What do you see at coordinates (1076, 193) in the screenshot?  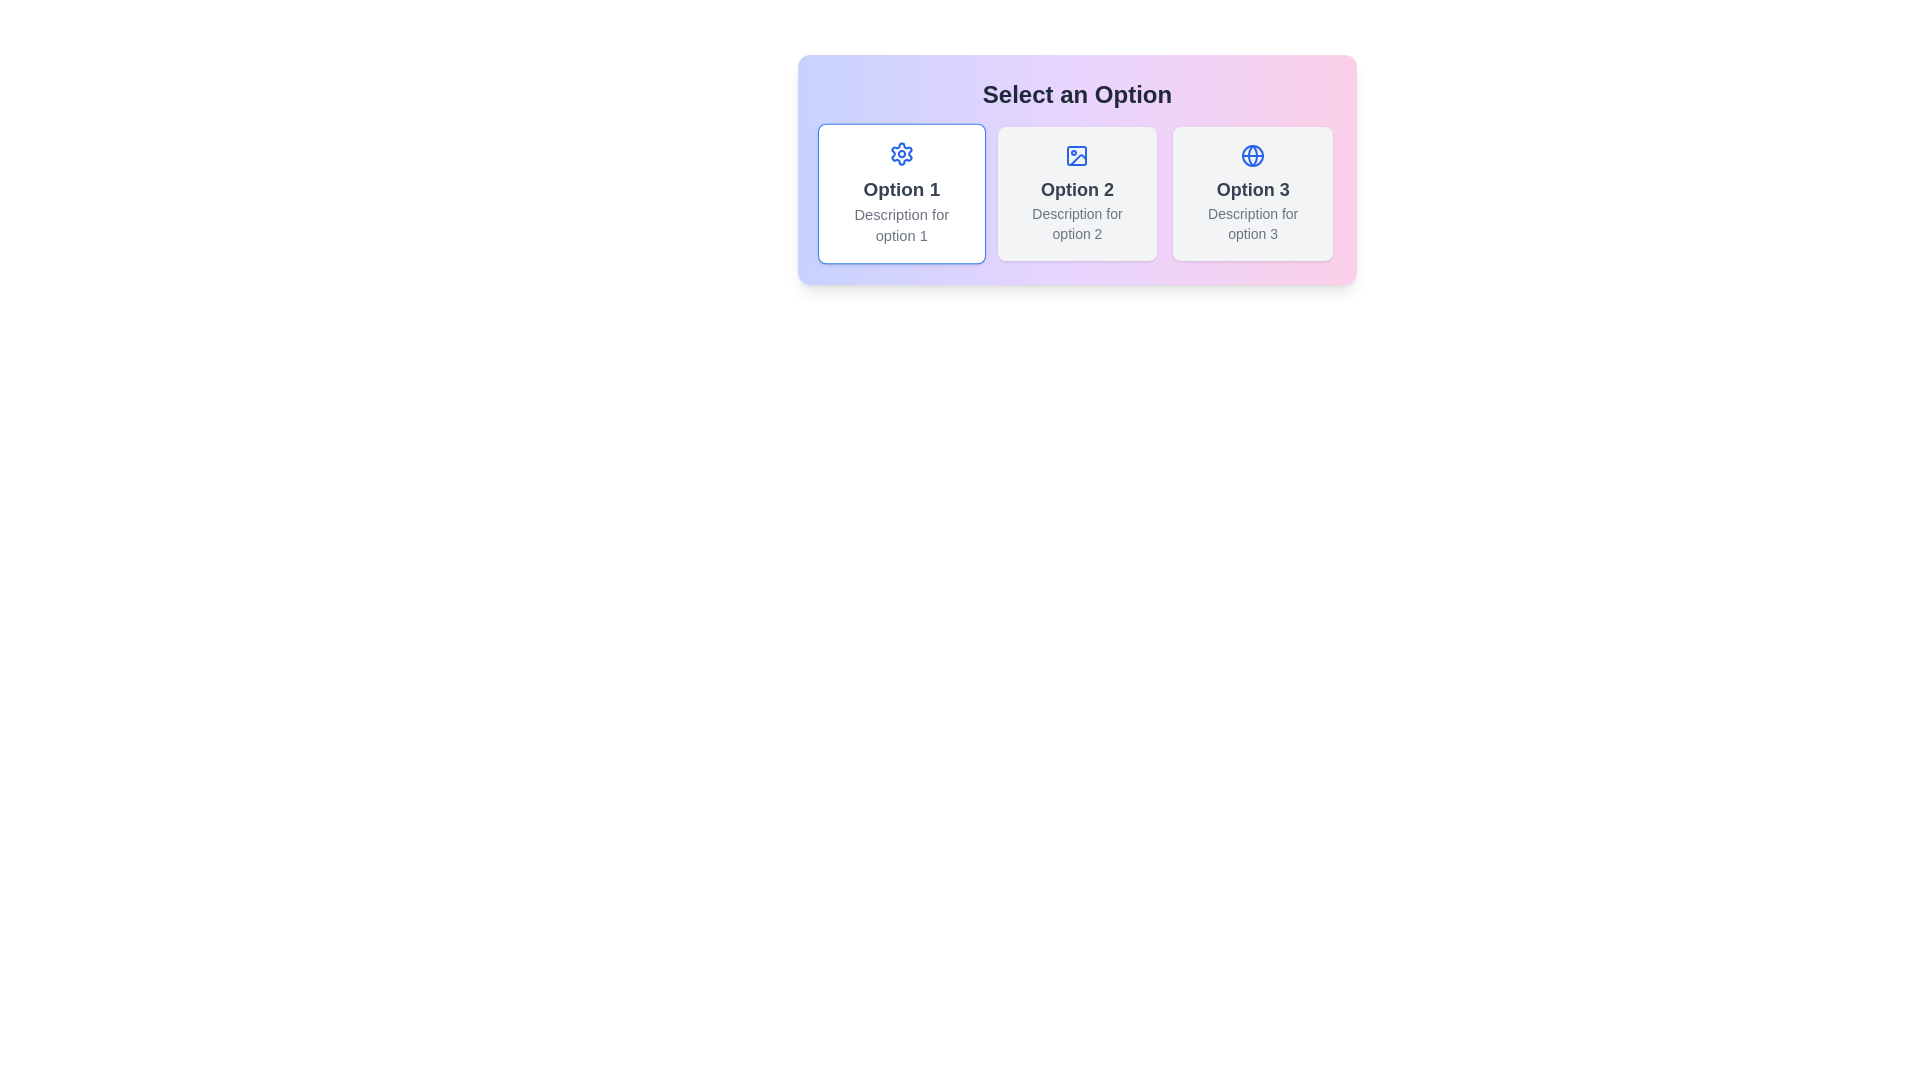 I see `the second interactive card in a horizontally-aligned layout` at bounding box center [1076, 193].